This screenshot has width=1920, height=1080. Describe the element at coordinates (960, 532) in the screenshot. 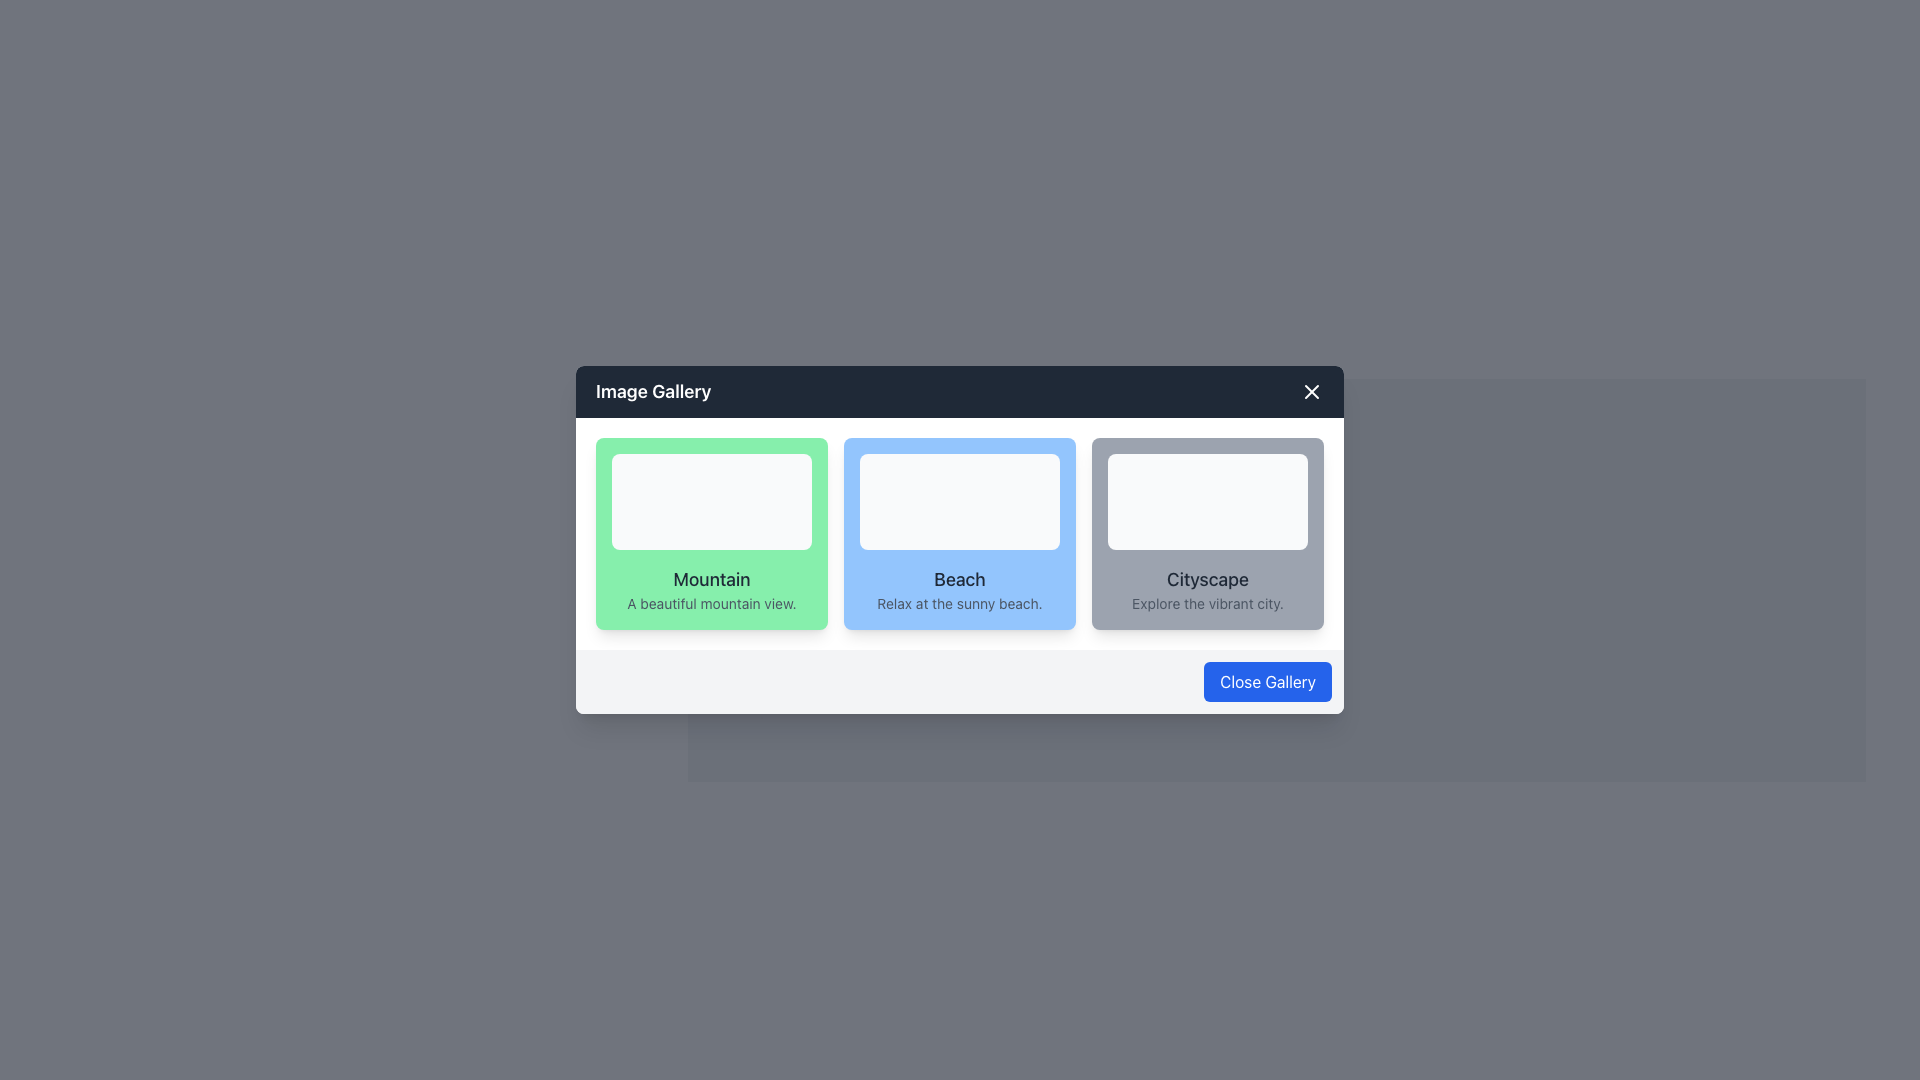

I see `the 'Beach' information card located` at that location.